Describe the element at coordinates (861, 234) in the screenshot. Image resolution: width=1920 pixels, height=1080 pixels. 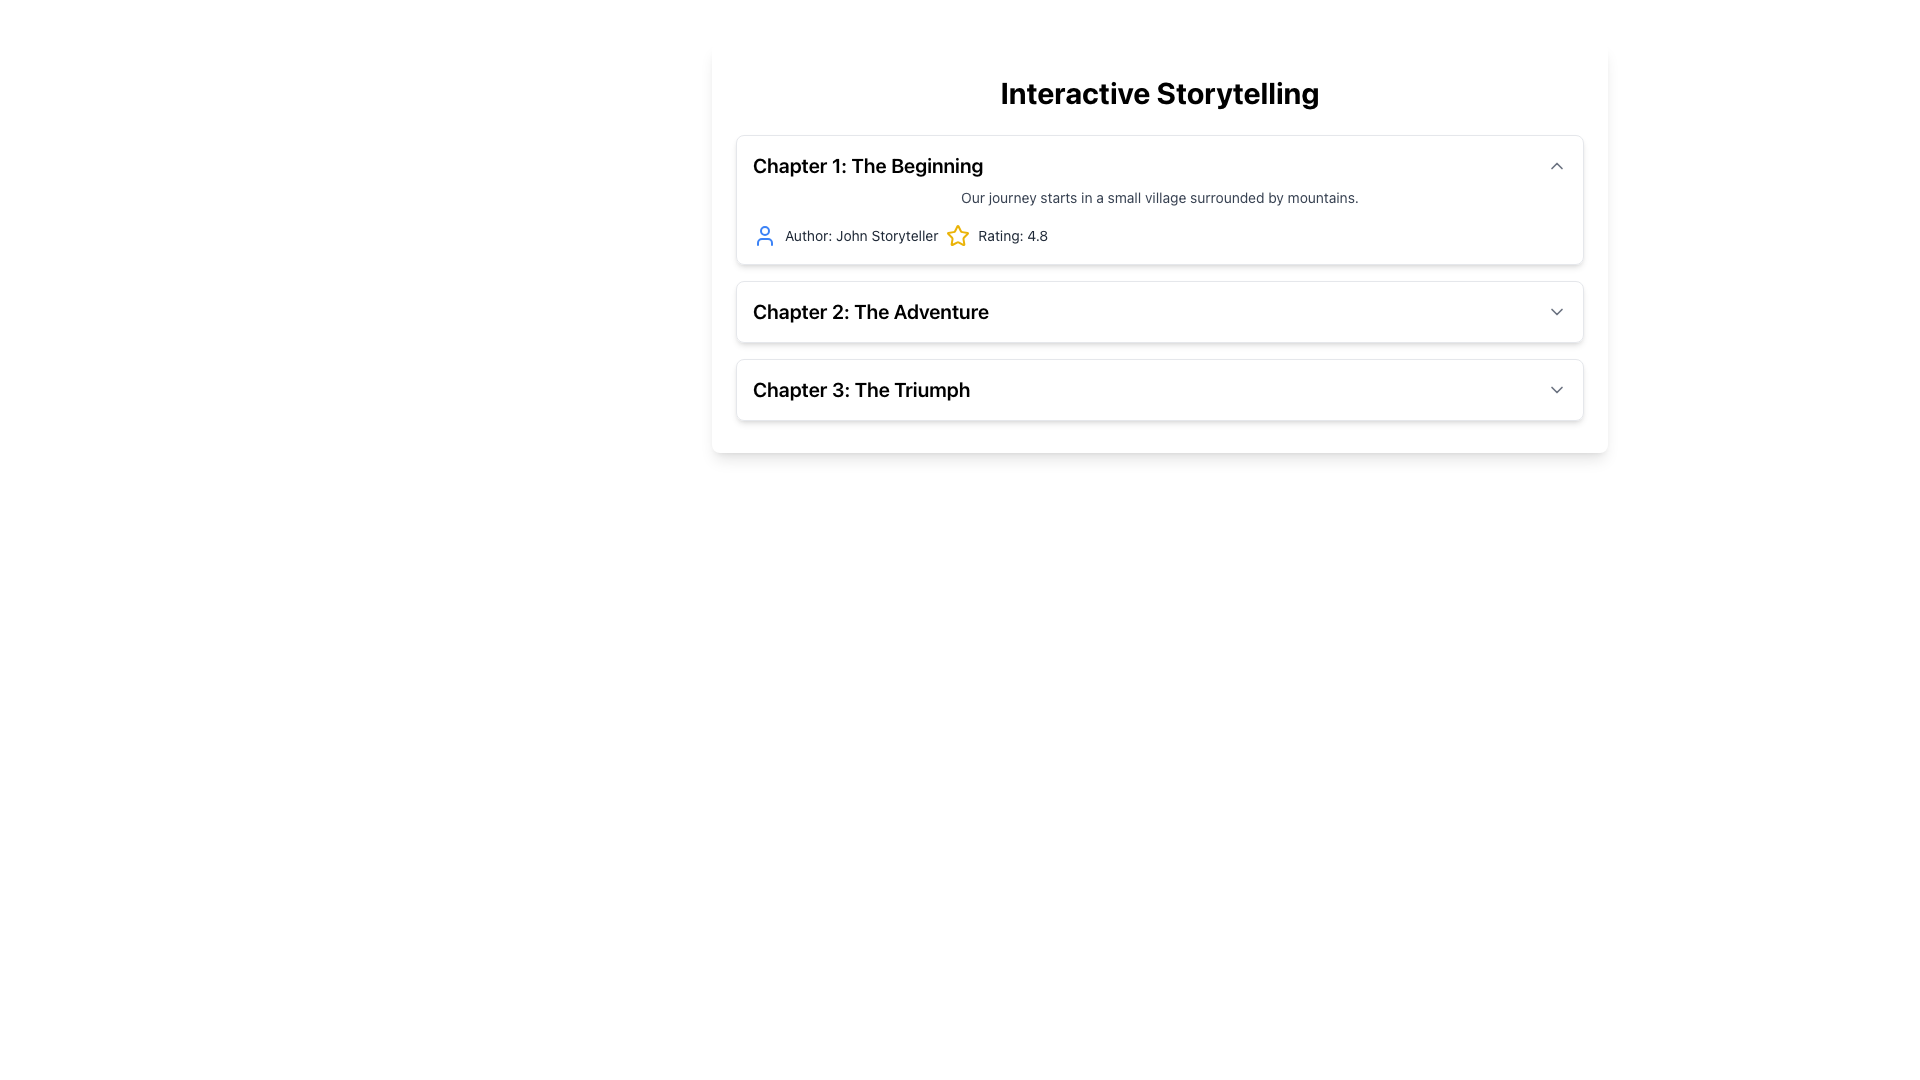
I see `text label displaying 'Author: John Storyteller' which is located below the title 'Chapter 1: The Beginning' and situated between a user icon and a star icon` at that location.